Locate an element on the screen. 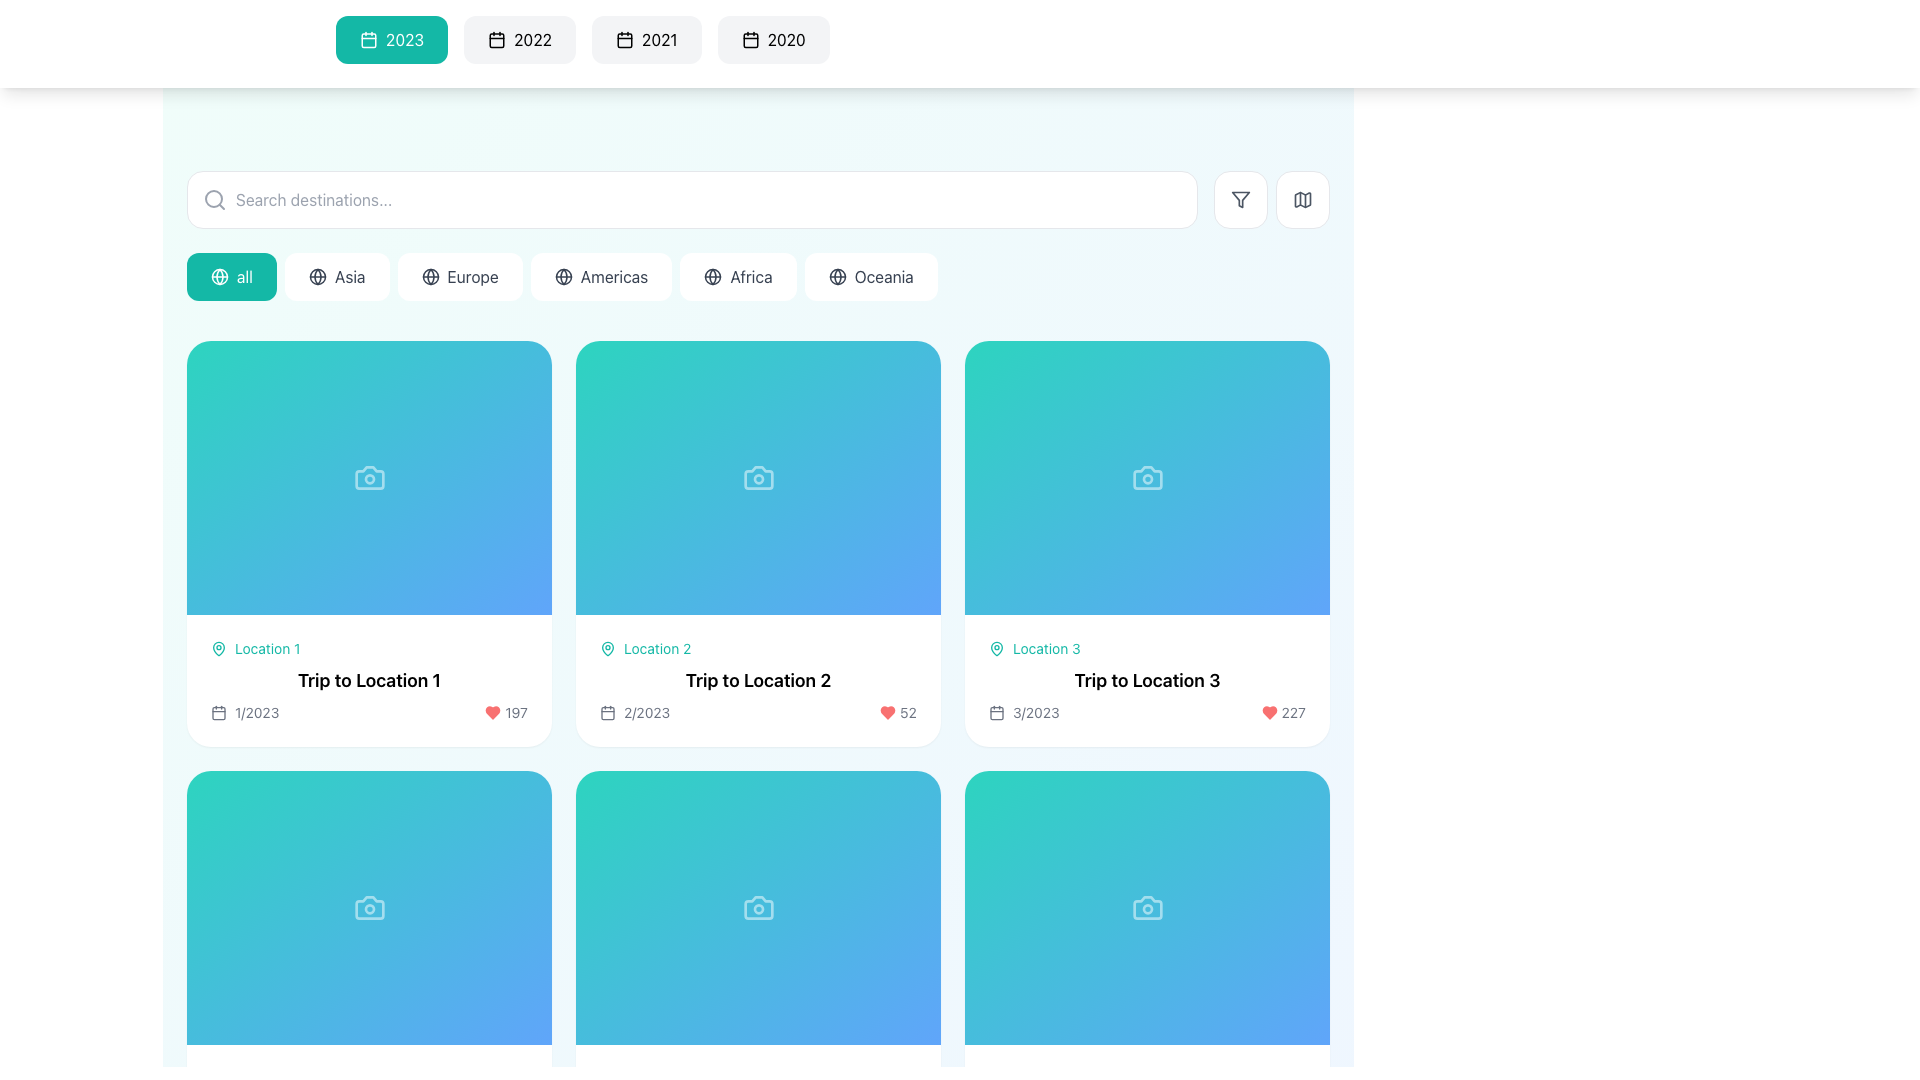 The image size is (1920, 1080). the graphical placeholder located at the upper part of the card in the first row and first column, which features a gradient background and a centered camera icon is located at coordinates (369, 477).